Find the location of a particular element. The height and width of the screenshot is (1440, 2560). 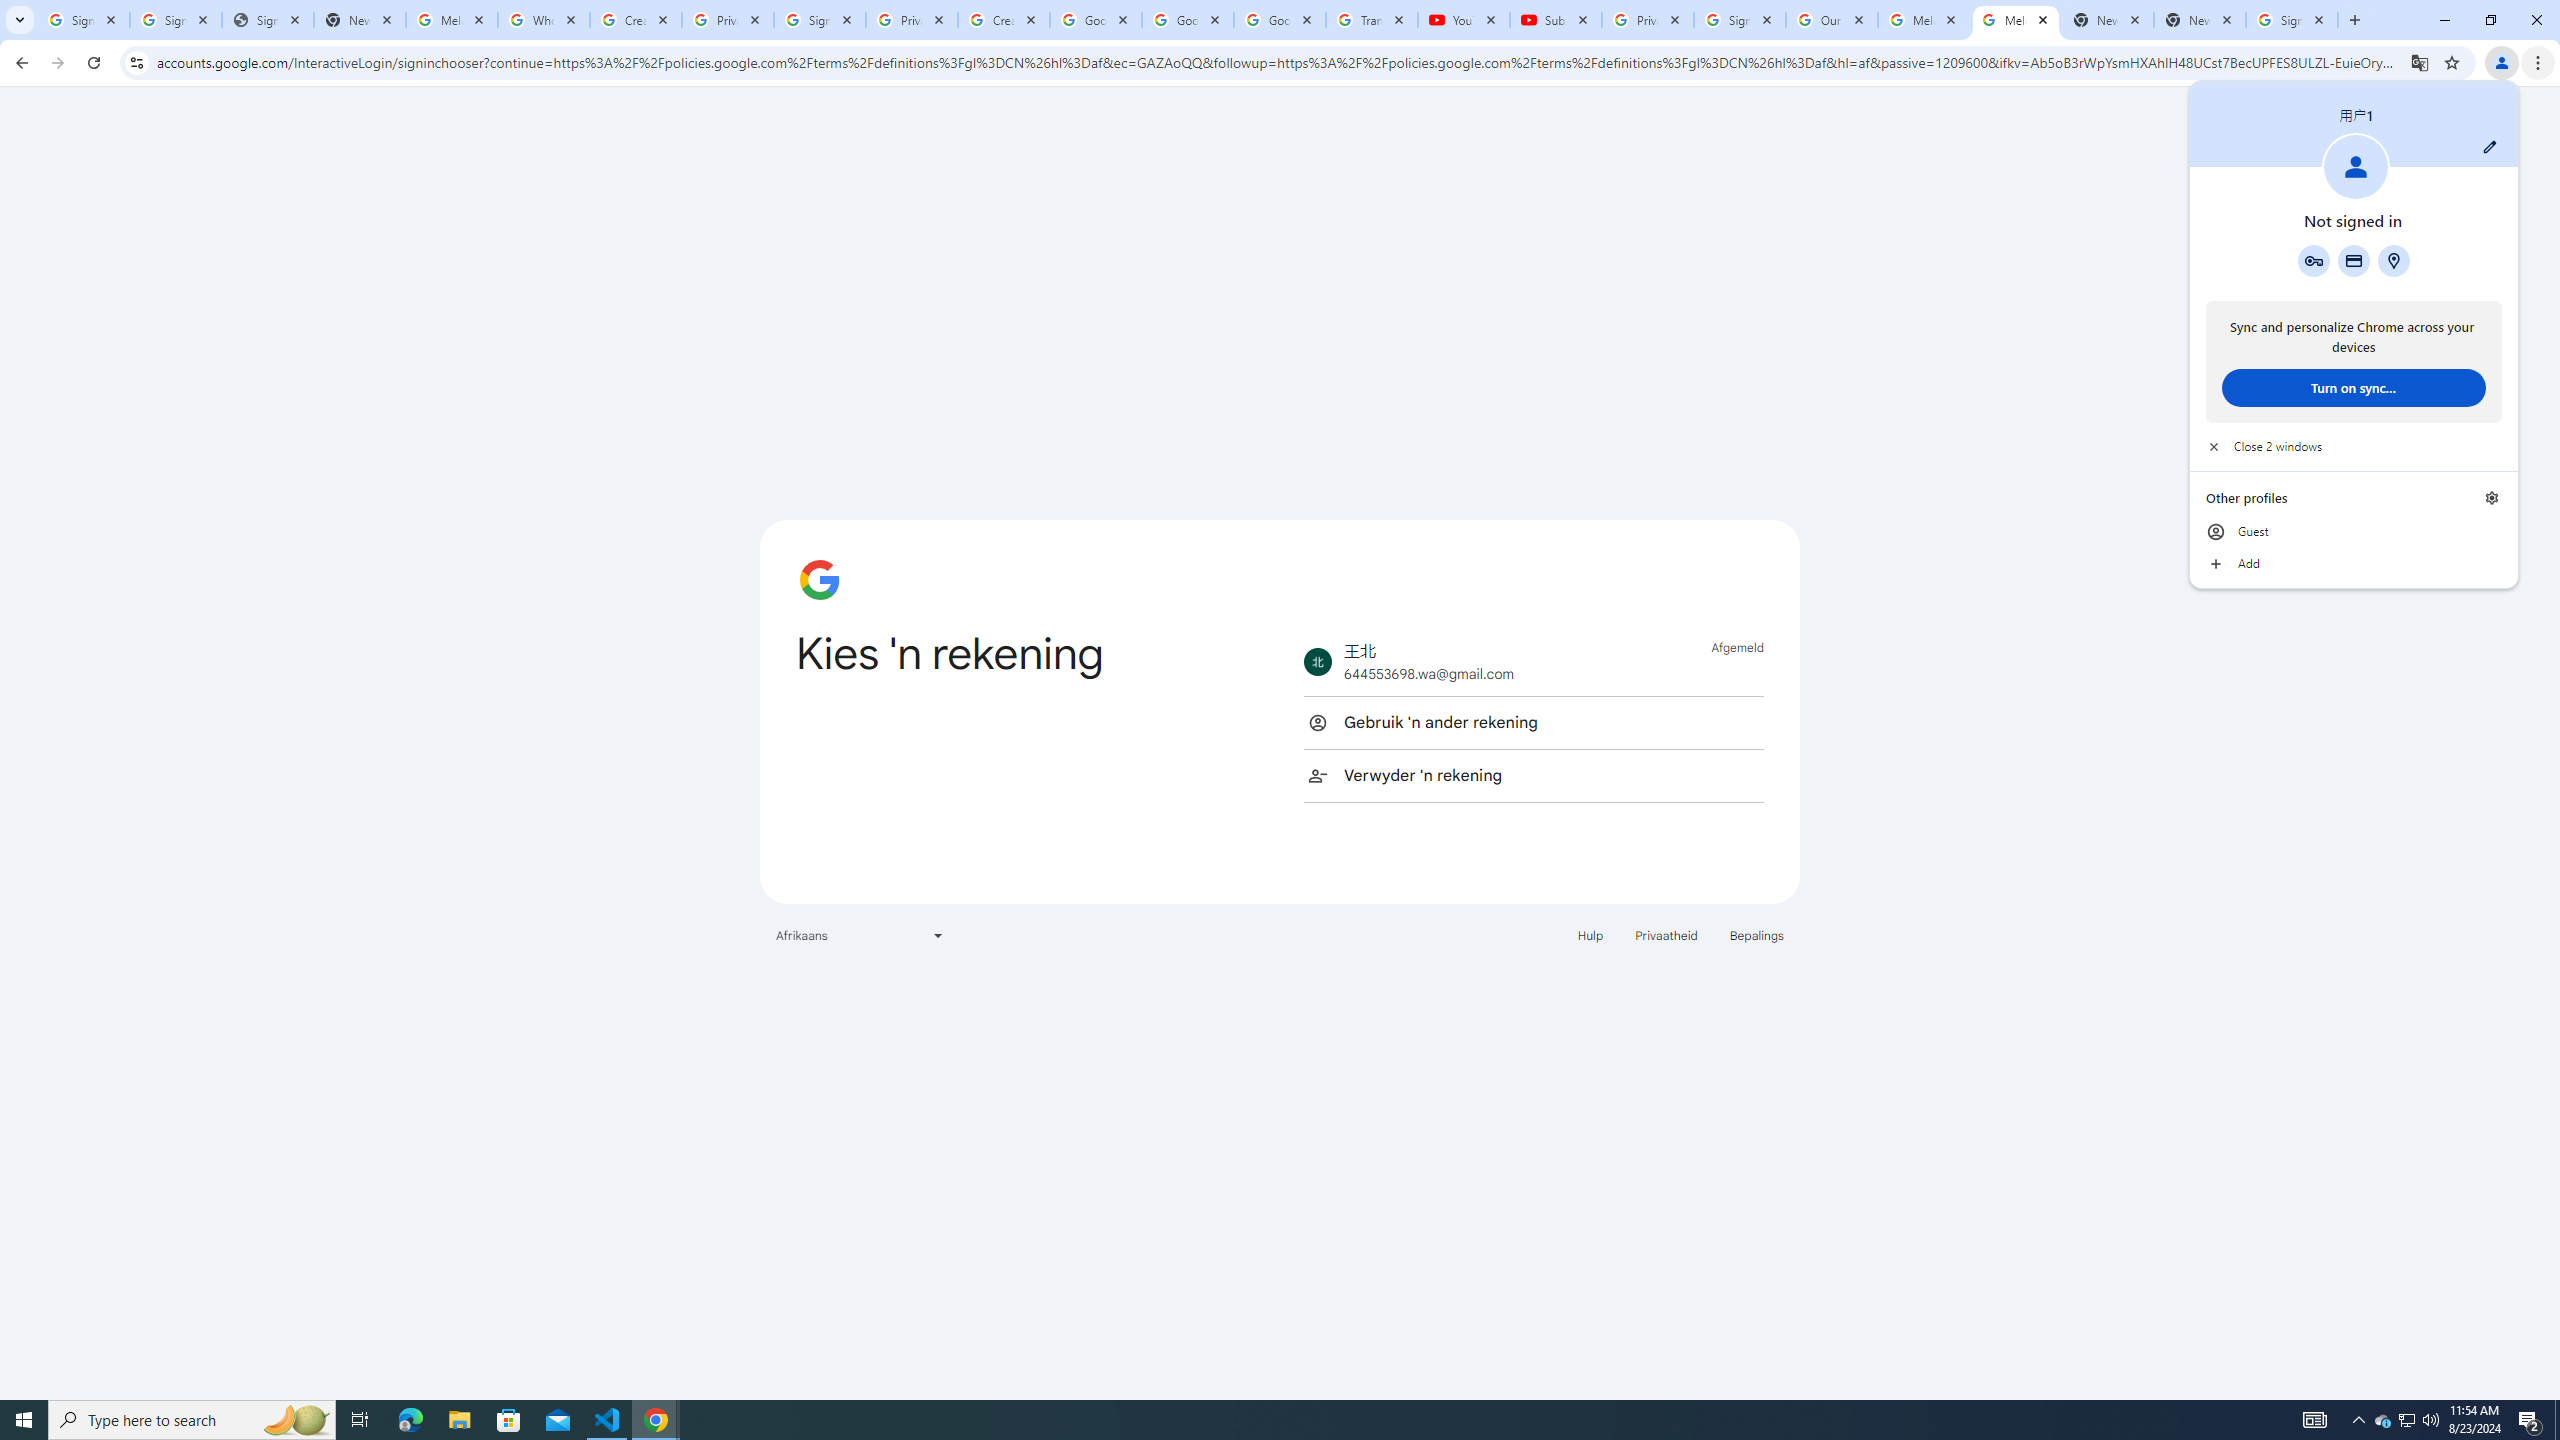

'Privaatheid' is located at coordinates (1666, 934).